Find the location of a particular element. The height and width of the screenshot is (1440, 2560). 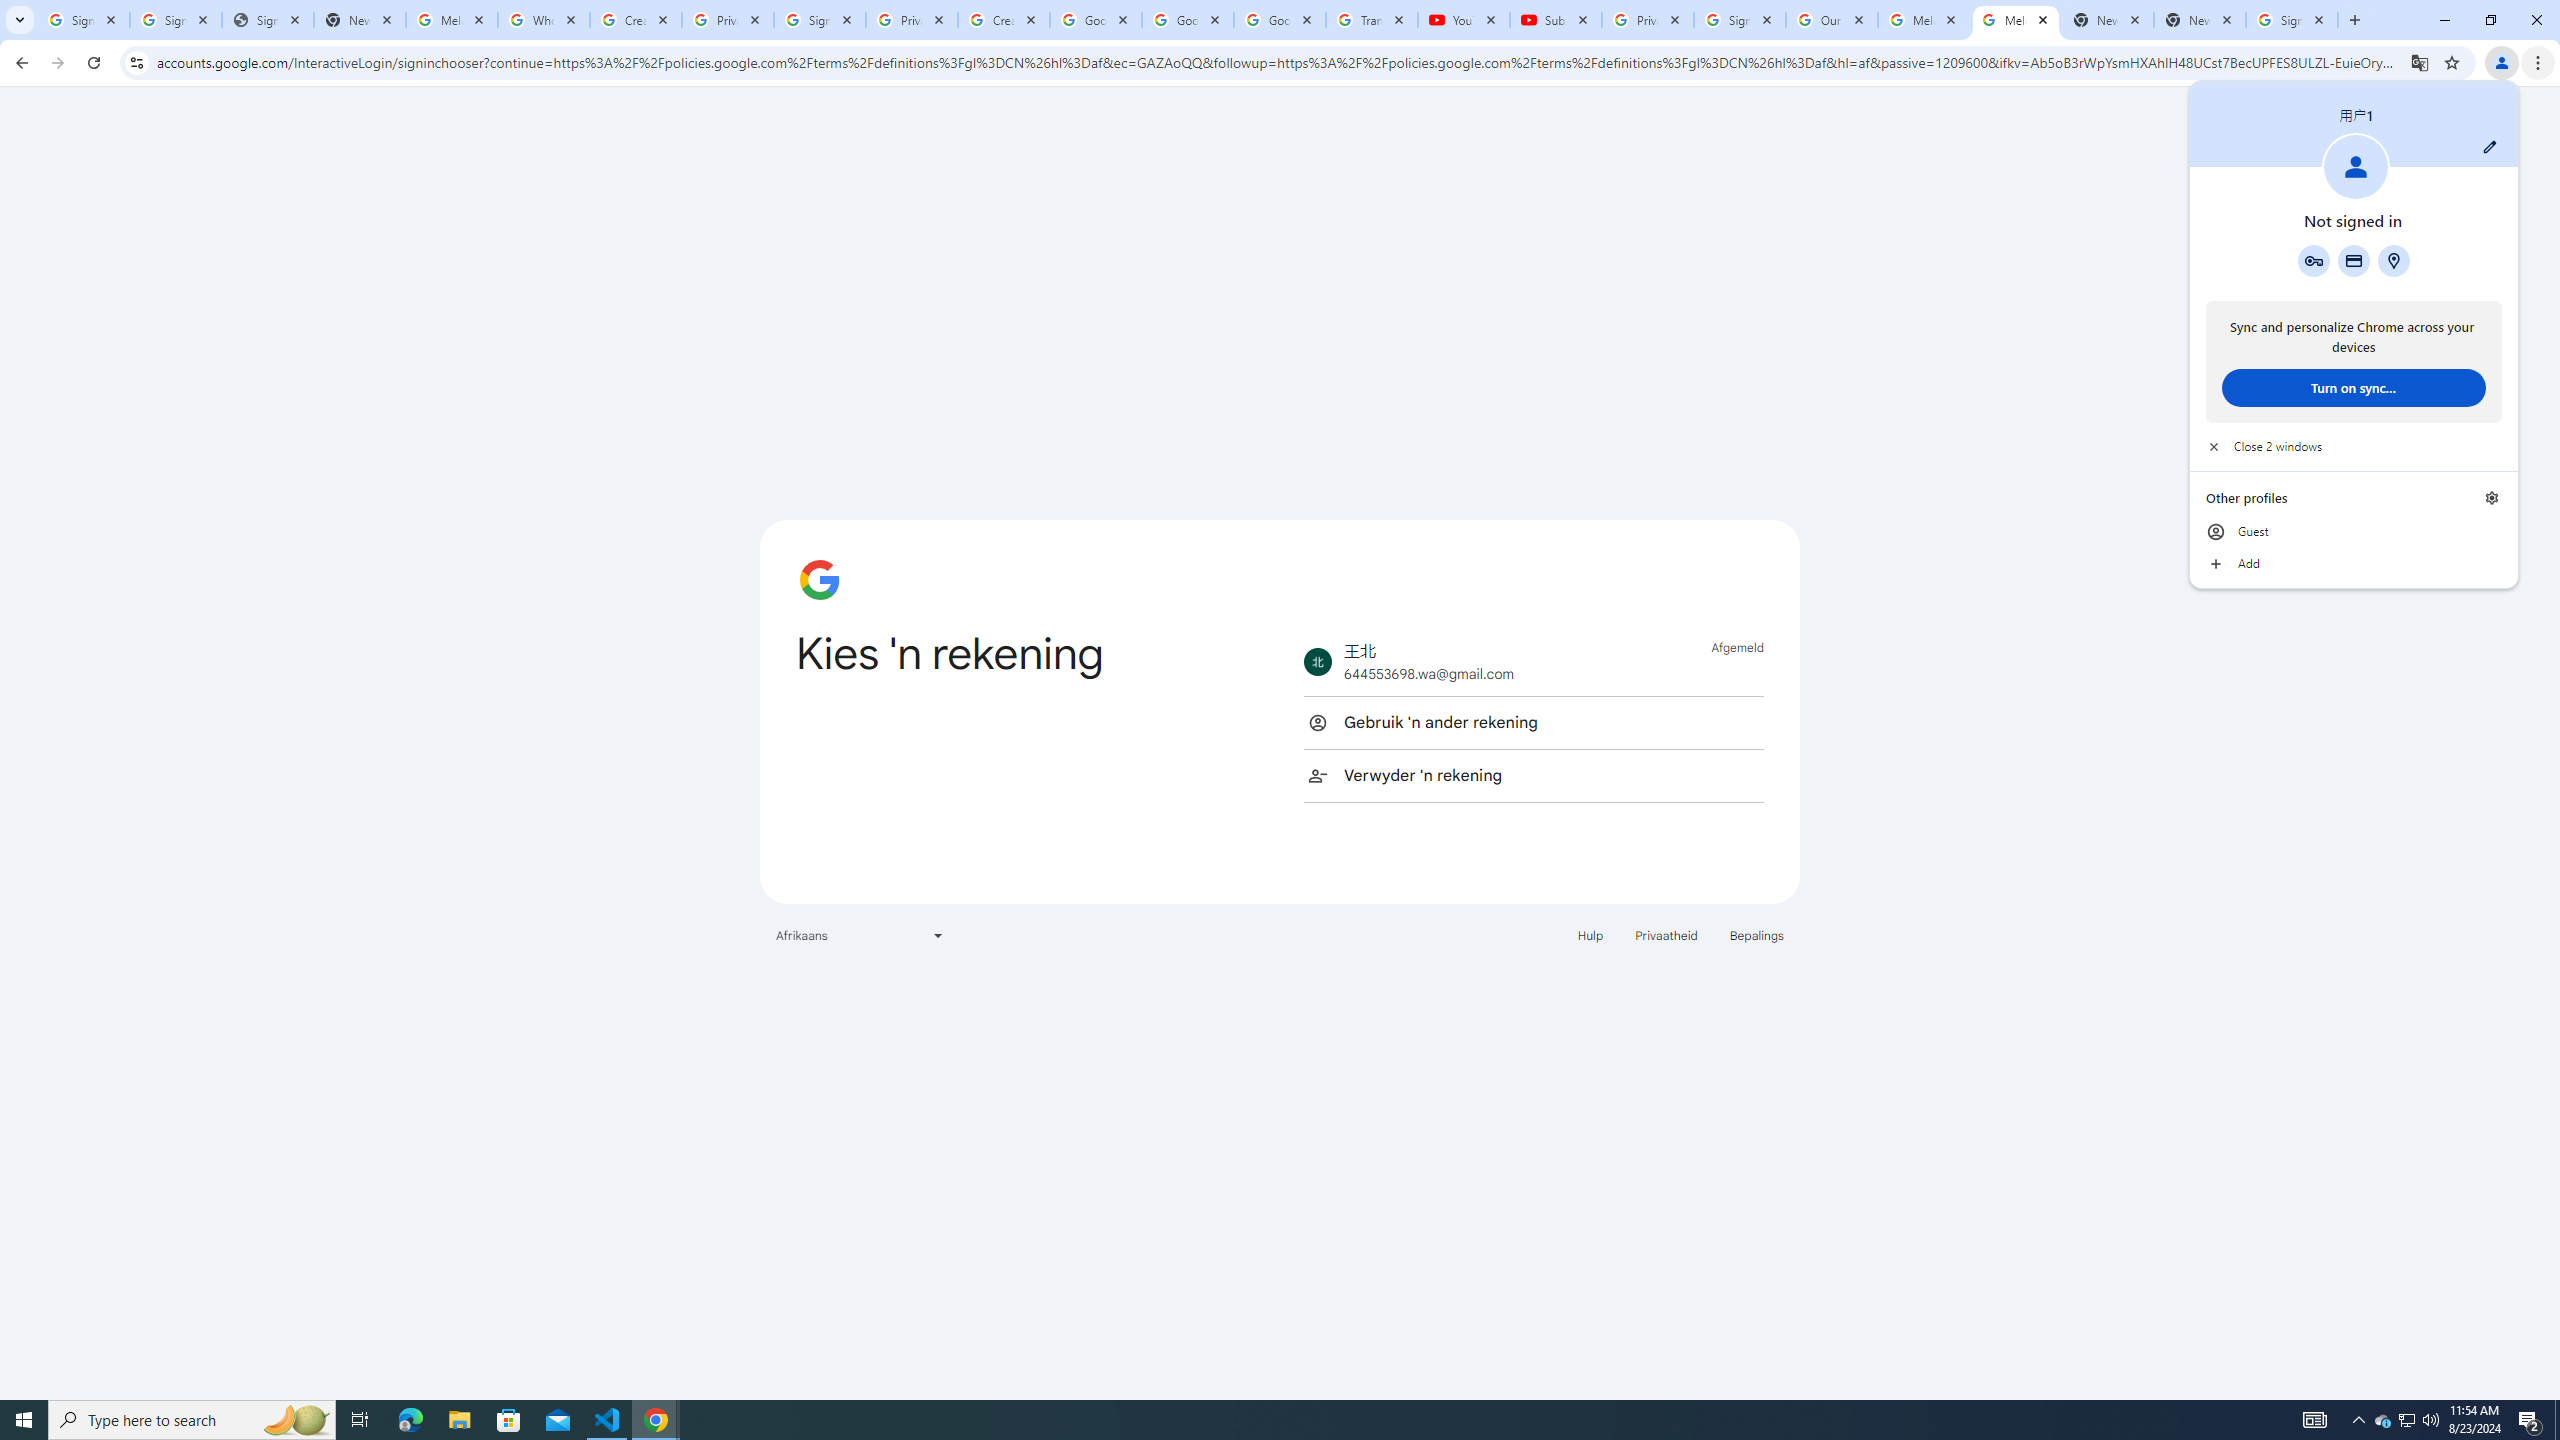

'Privaatheid' is located at coordinates (1666, 934).